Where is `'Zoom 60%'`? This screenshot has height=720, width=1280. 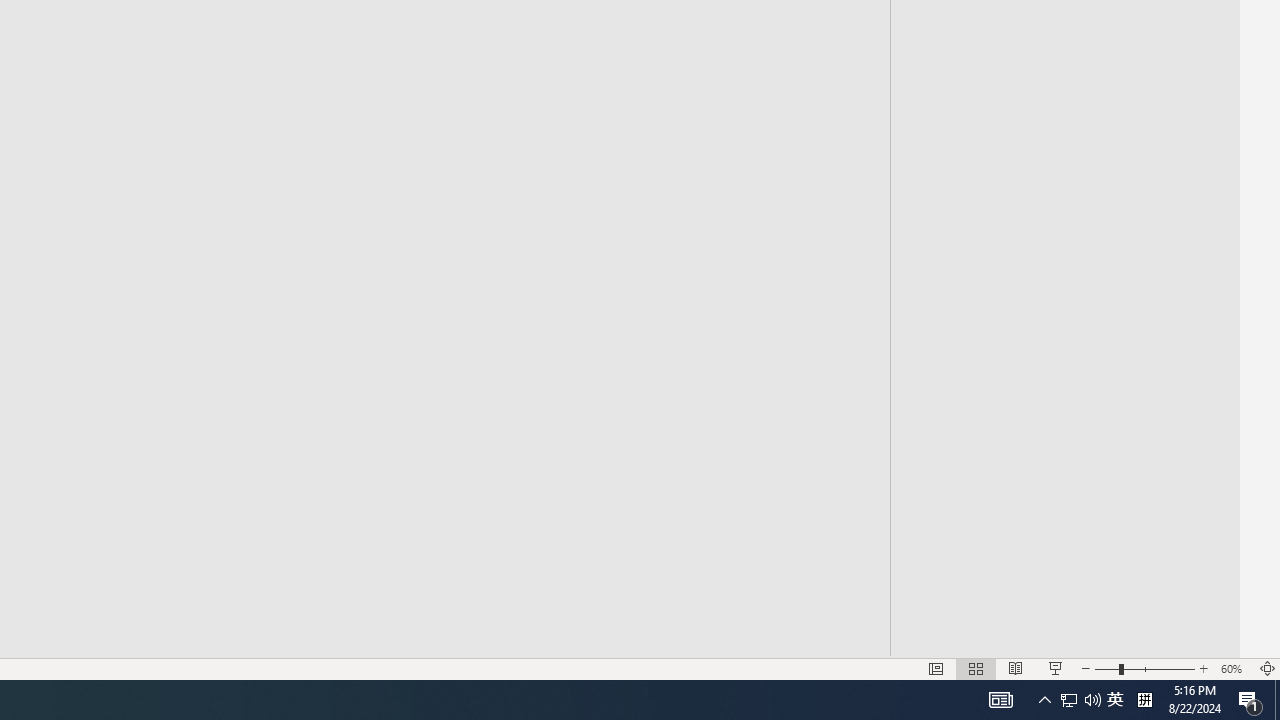
'Zoom 60%' is located at coordinates (1233, 669).